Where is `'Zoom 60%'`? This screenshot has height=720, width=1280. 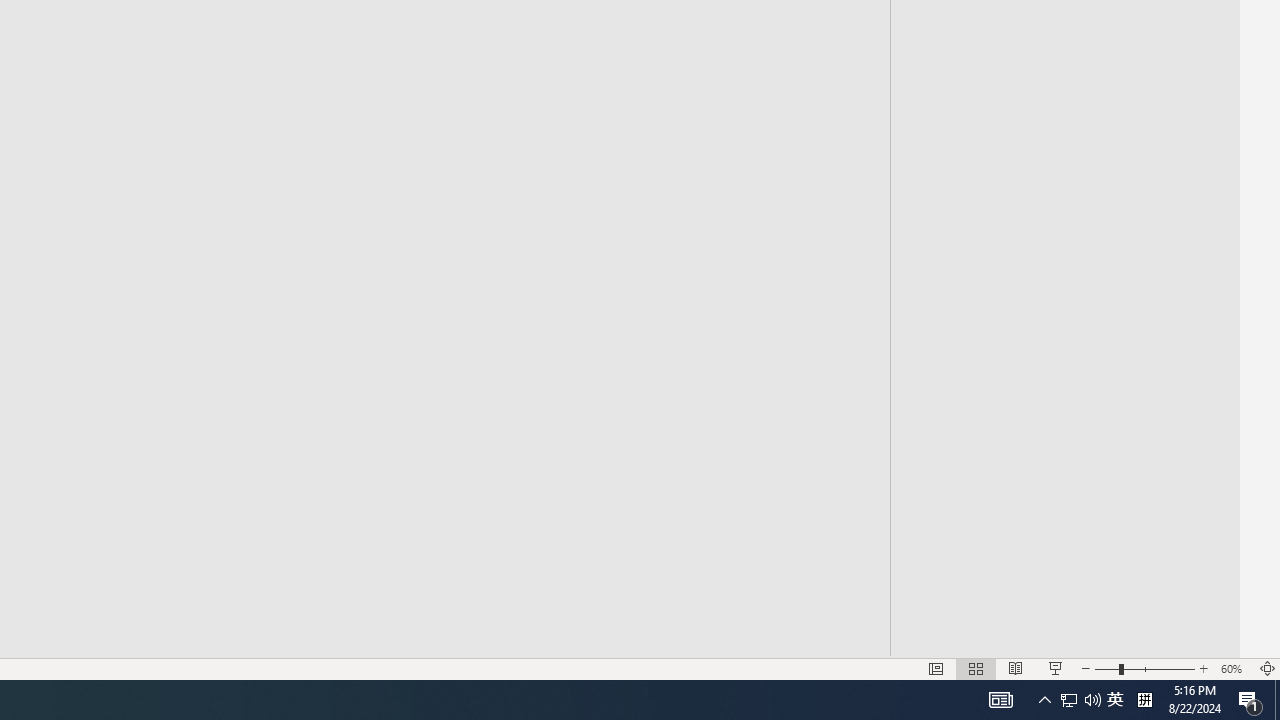
'Zoom 60%' is located at coordinates (1233, 669).